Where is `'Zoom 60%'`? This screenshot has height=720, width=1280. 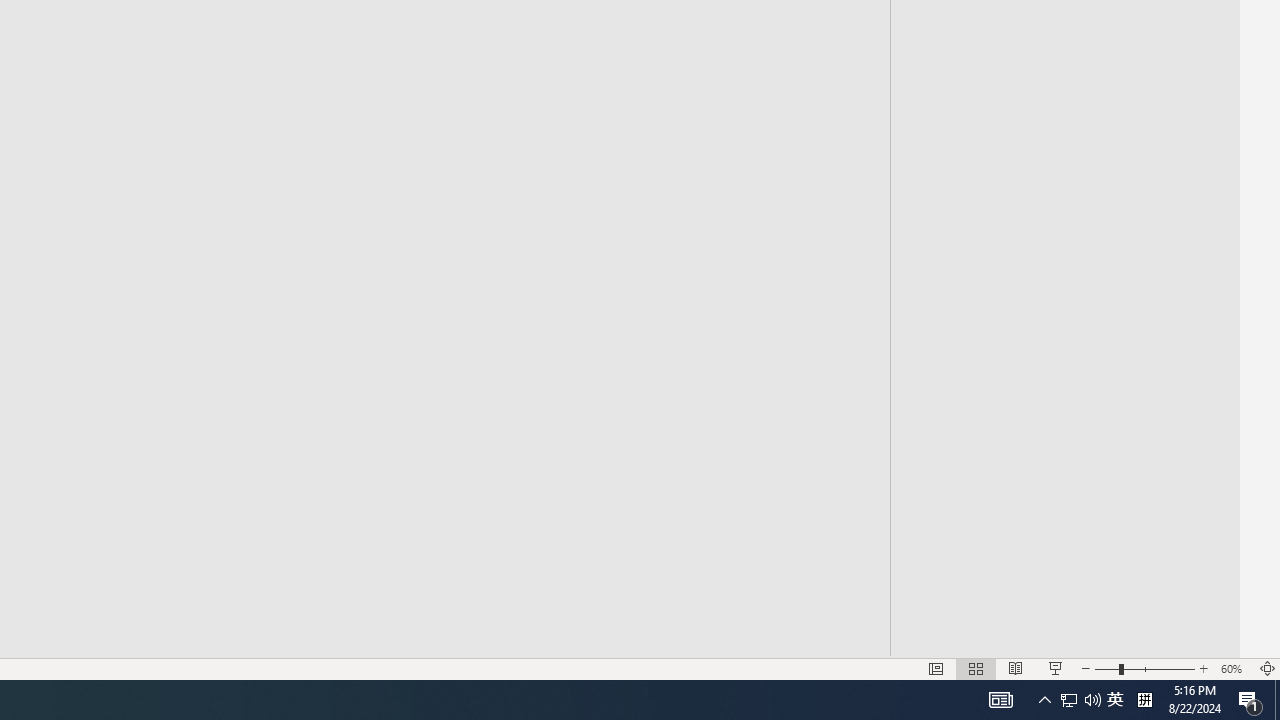
'Zoom 60%' is located at coordinates (1233, 669).